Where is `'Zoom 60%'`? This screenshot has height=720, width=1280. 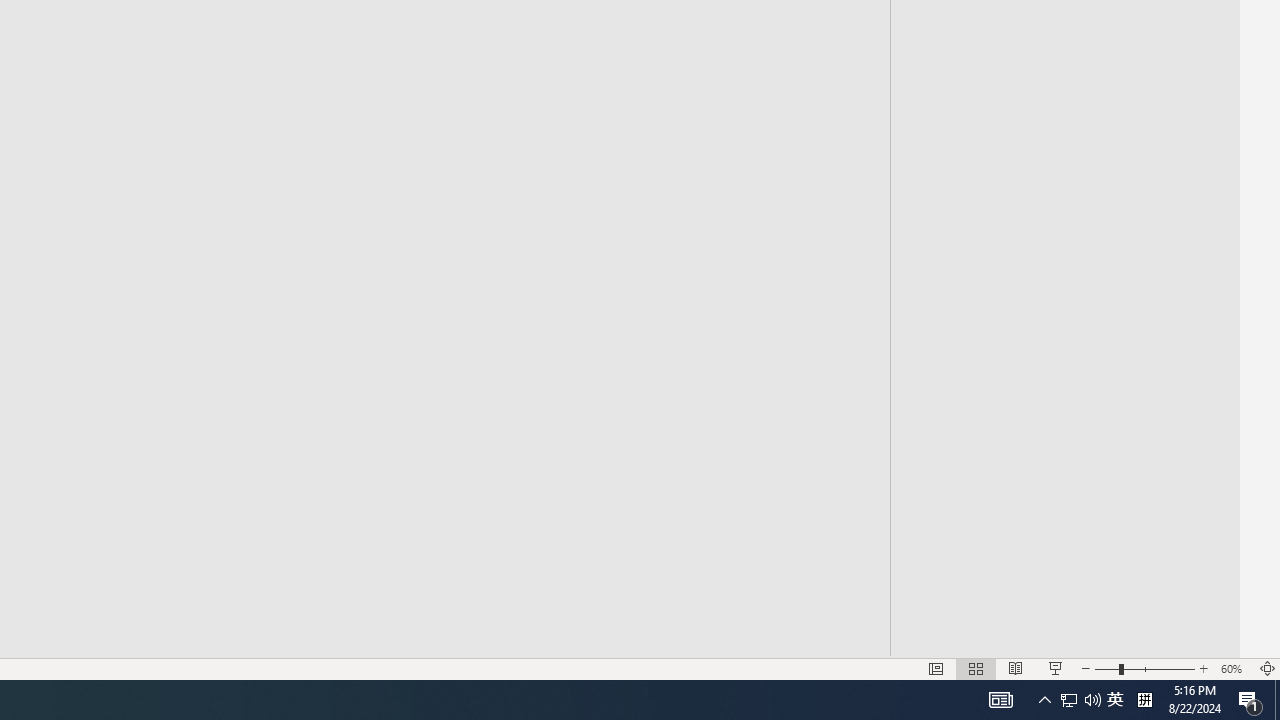
'Zoom 60%' is located at coordinates (1233, 669).